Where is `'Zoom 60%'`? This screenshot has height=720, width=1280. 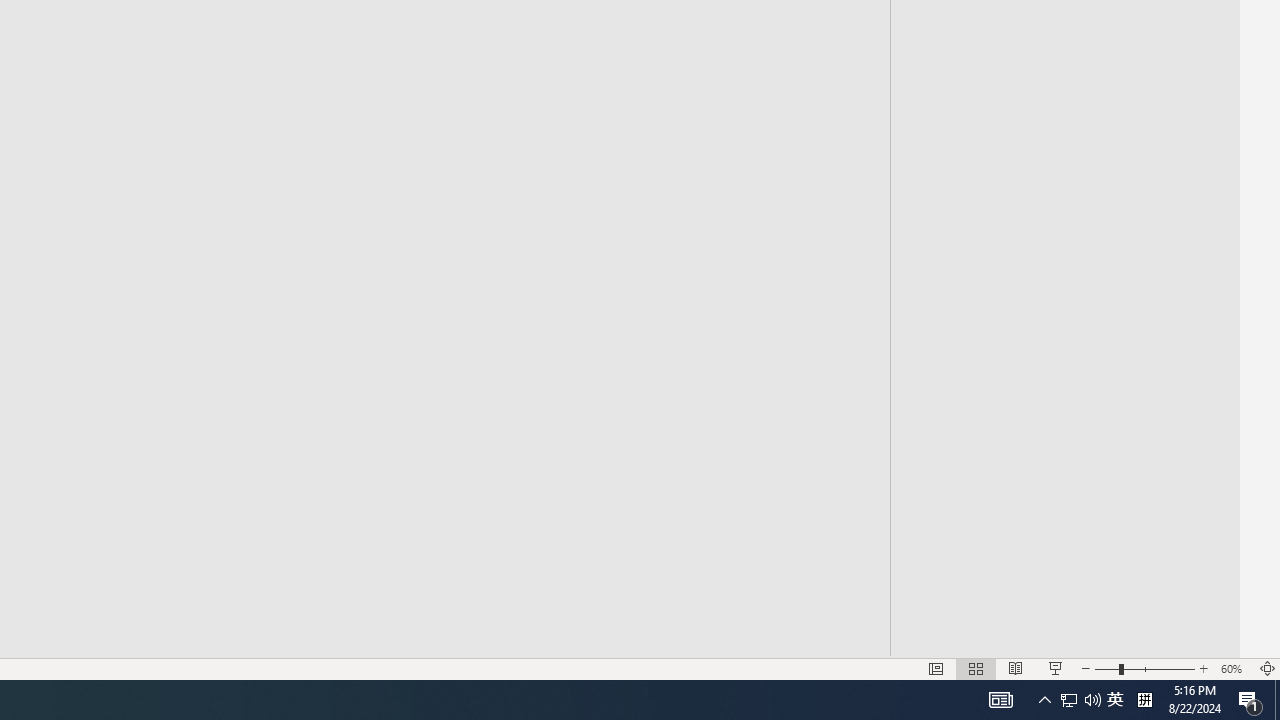
'Zoom 60%' is located at coordinates (1233, 669).